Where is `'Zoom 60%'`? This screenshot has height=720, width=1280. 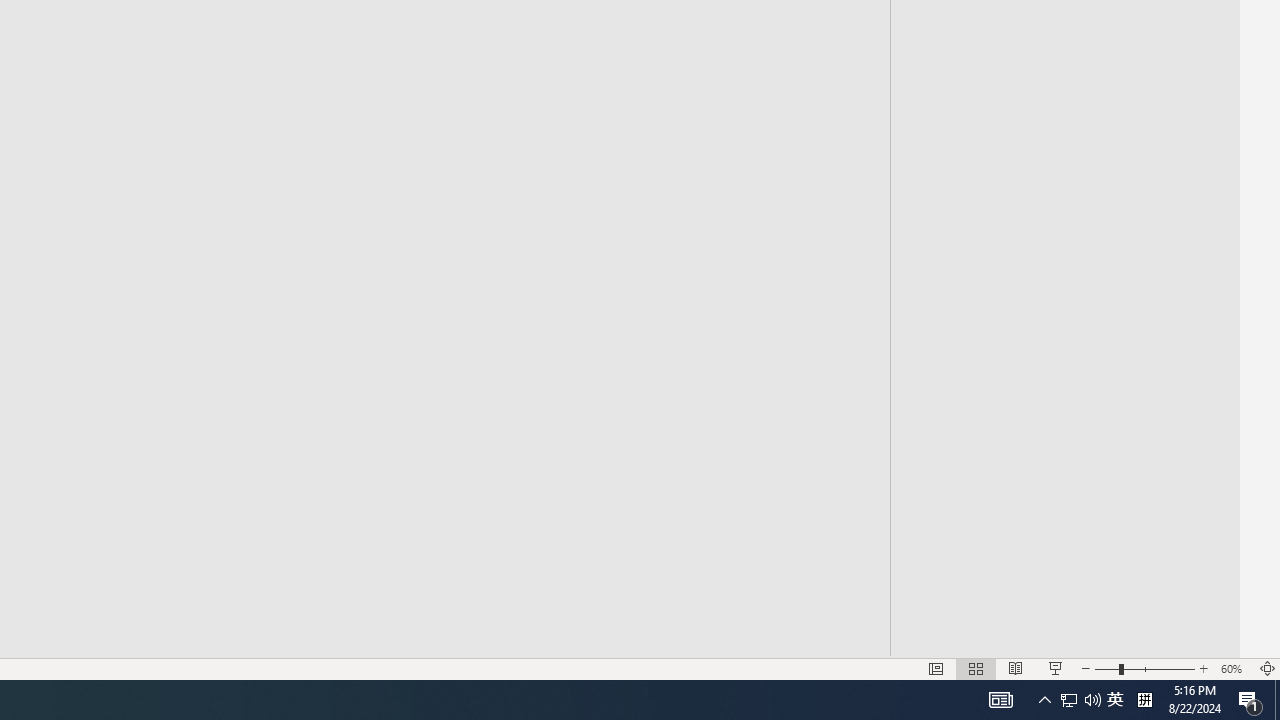
'Zoom 60%' is located at coordinates (1233, 669).